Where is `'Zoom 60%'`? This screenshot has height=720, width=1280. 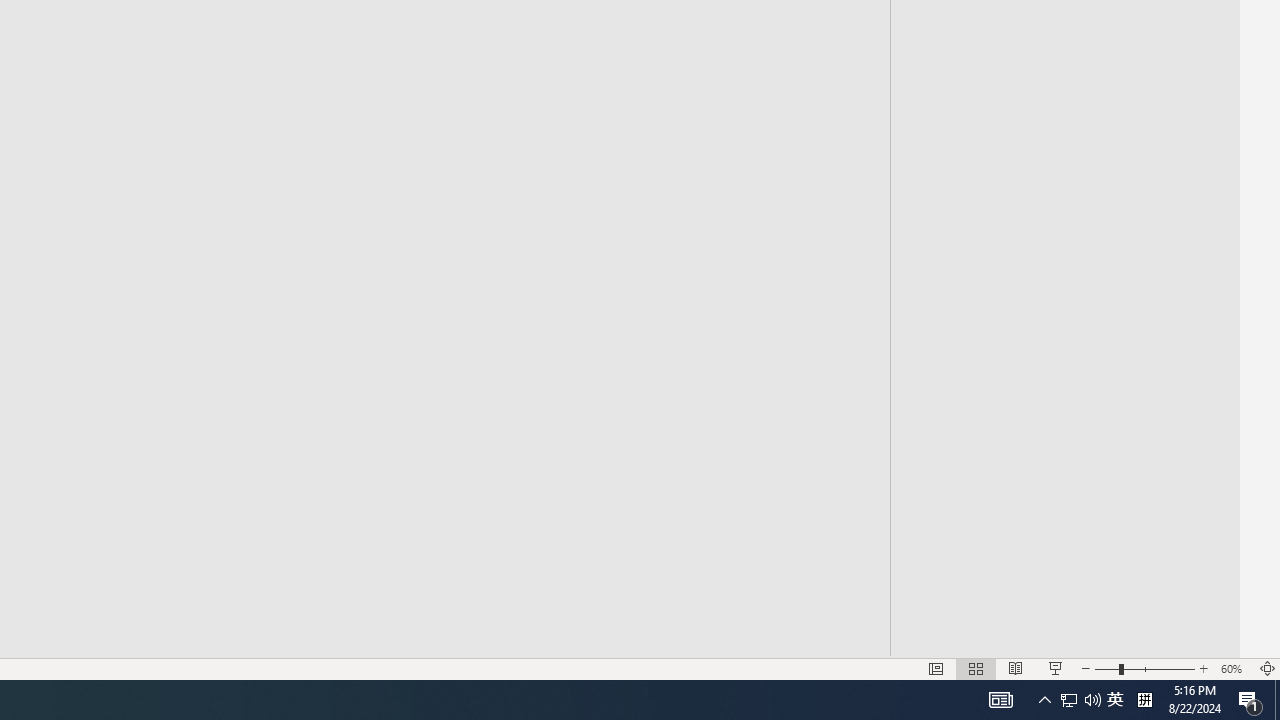
'Zoom 60%' is located at coordinates (1233, 669).